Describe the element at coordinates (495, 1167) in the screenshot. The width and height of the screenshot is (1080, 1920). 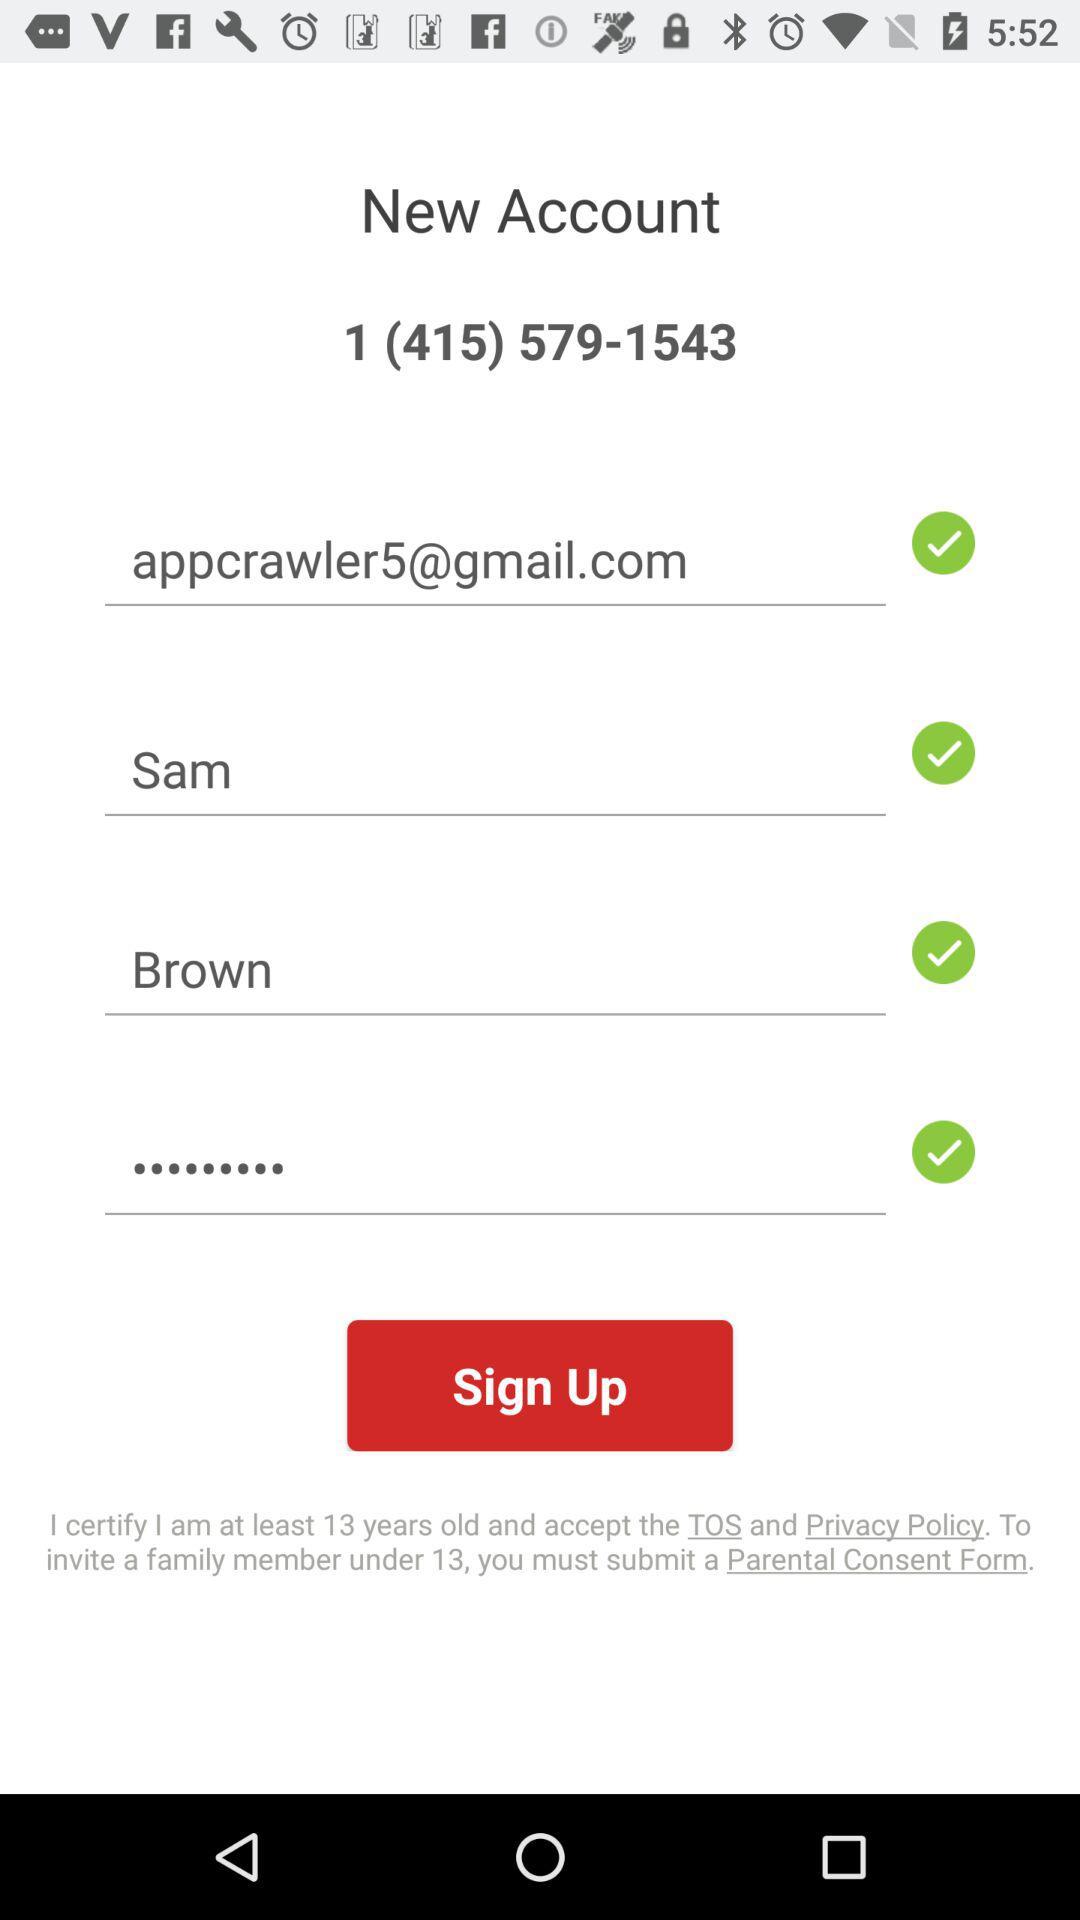
I see `the crowd3116 item` at that location.